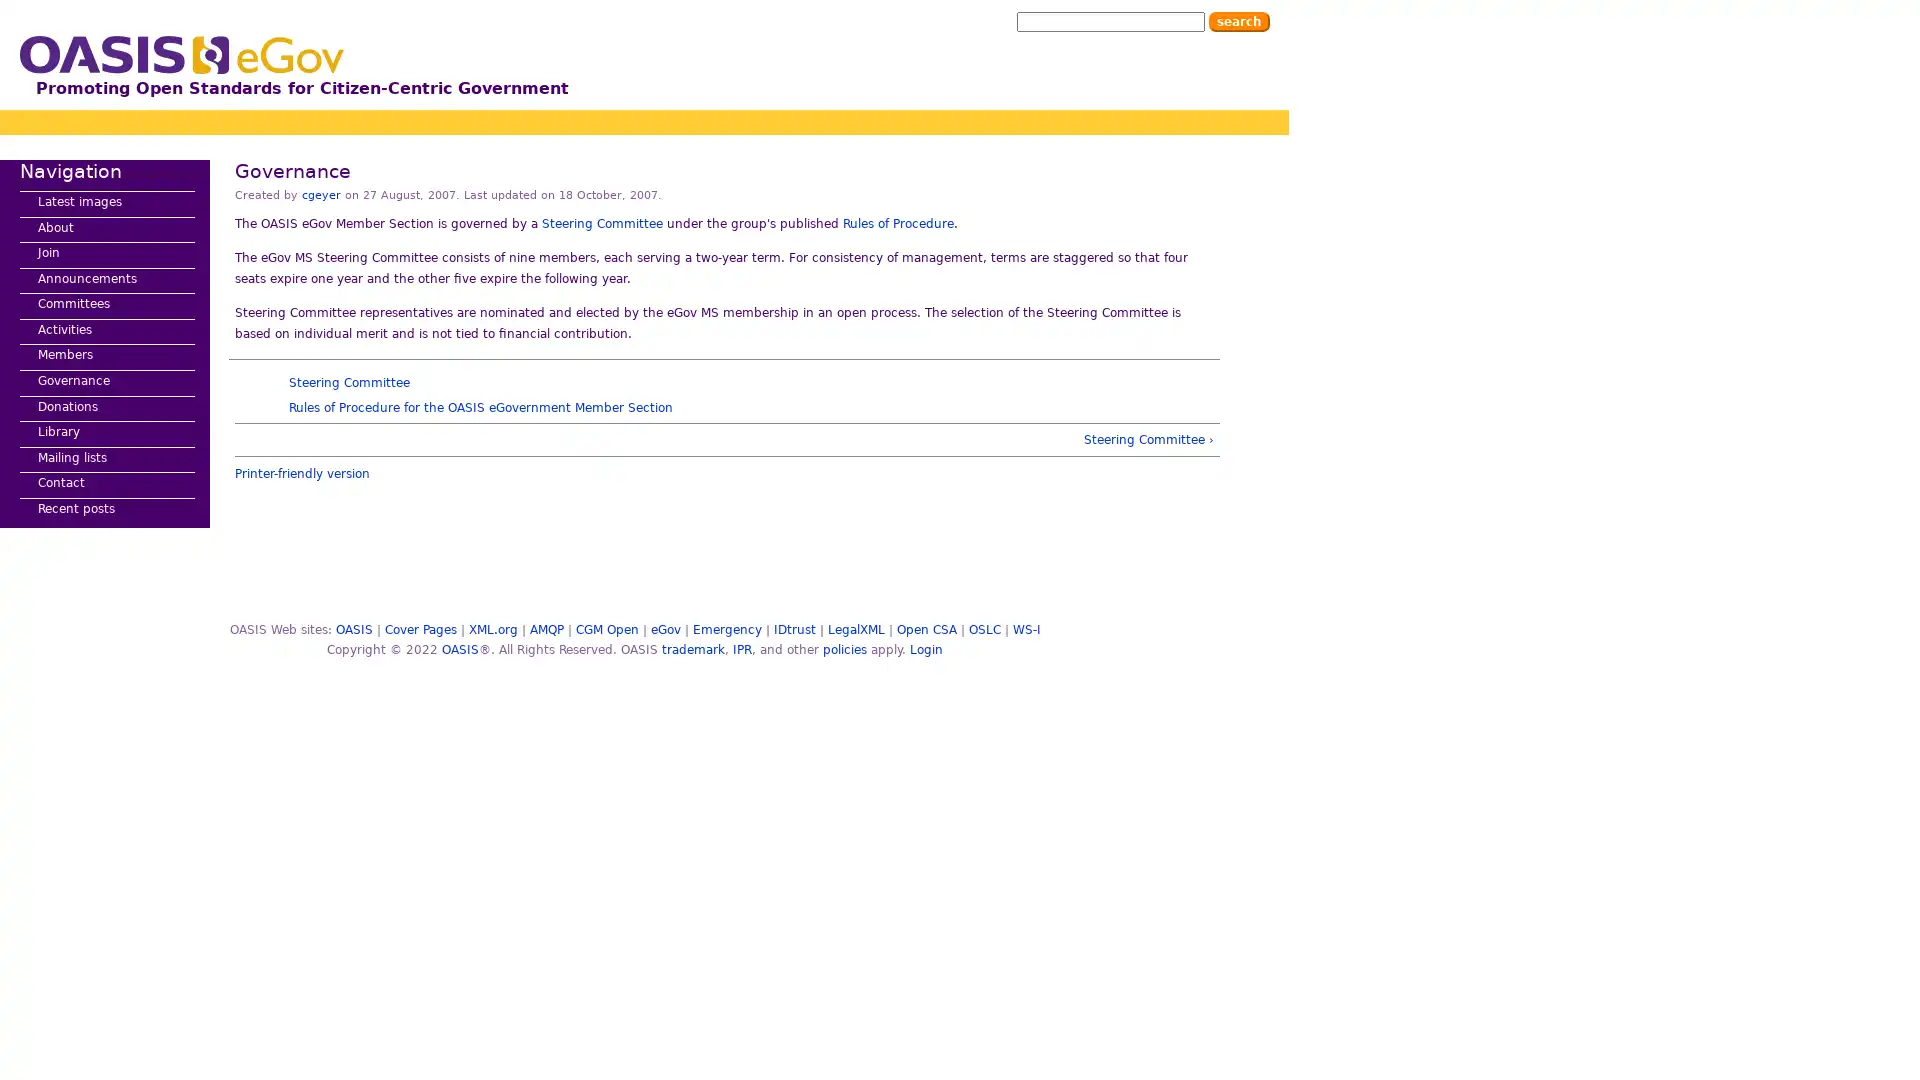 This screenshot has height=1080, width=1920. I want to click on Search, so click(1238, 22).